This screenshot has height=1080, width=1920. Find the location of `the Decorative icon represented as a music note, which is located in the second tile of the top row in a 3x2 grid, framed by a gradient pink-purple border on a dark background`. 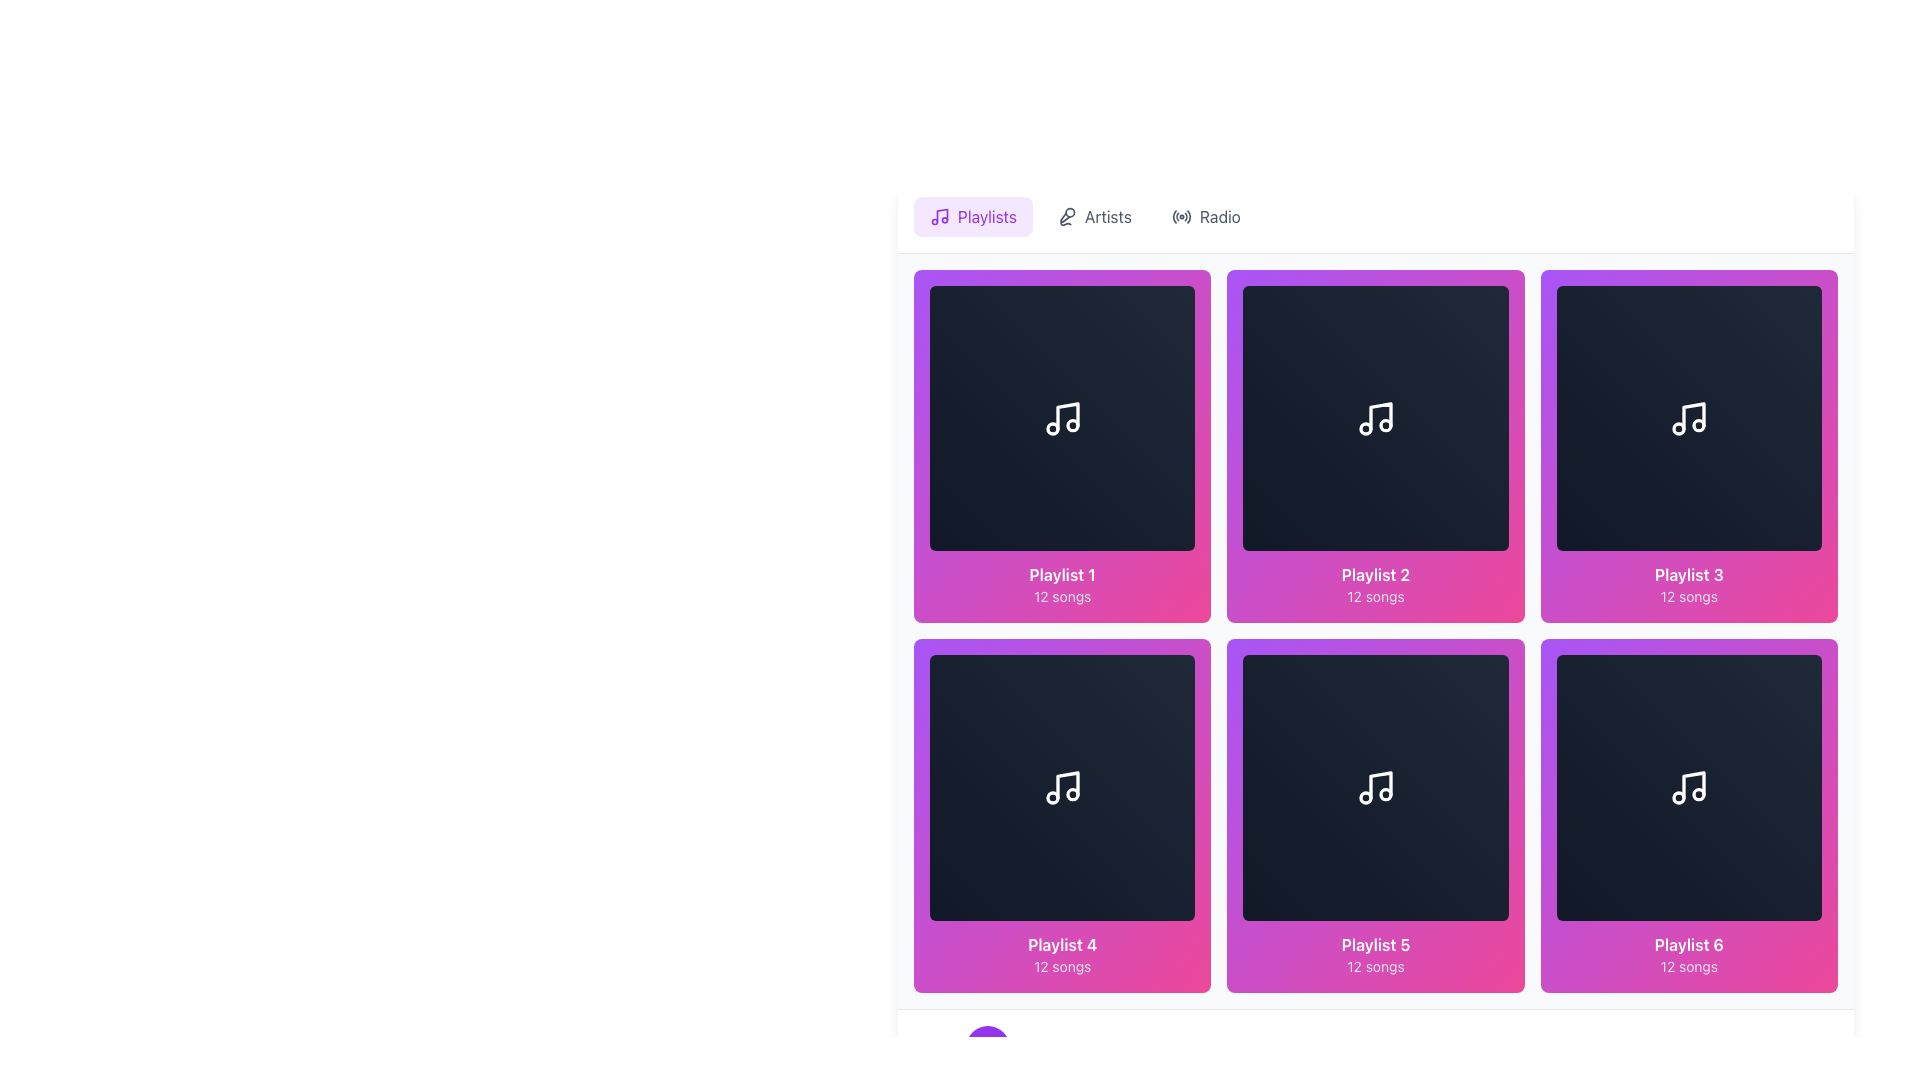

the Decorative icon represented as a music note, which is located in the second tile of the top row in a 3x2 grid, framed by a gradient pink-purple border on a dark background is located at coordinates (1380, 415).